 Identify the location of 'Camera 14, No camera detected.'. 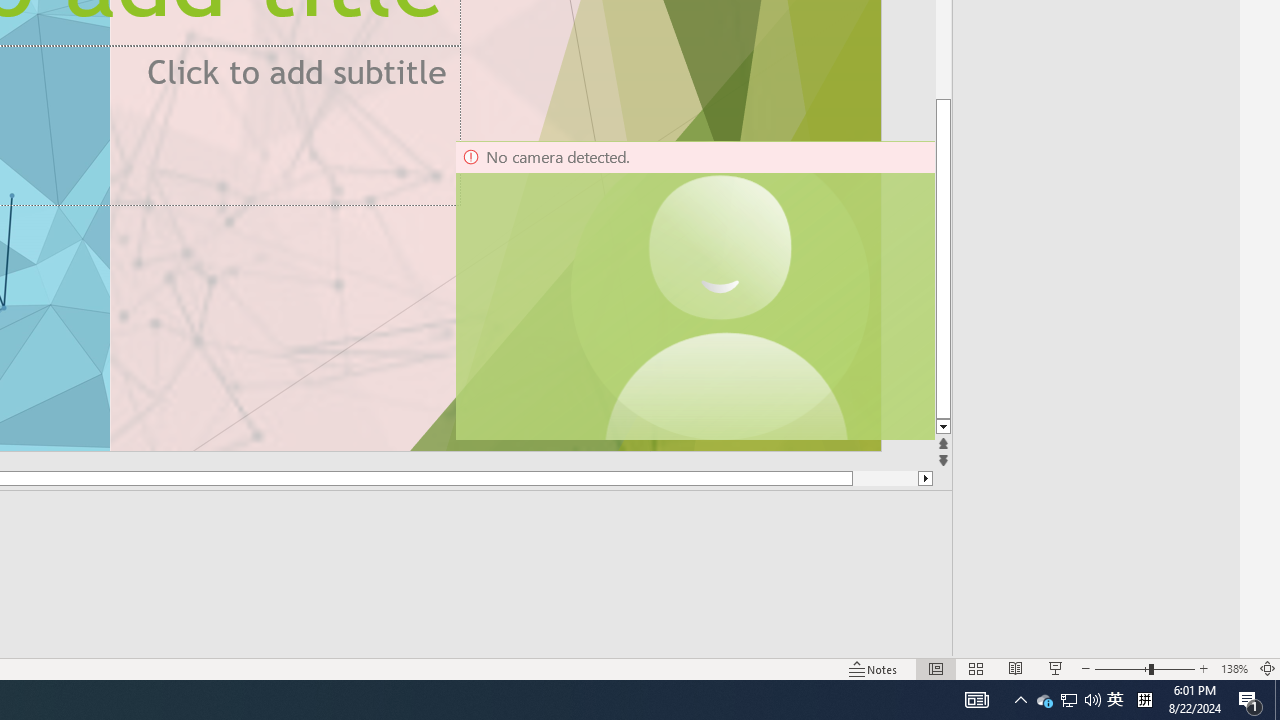
(694, 290).